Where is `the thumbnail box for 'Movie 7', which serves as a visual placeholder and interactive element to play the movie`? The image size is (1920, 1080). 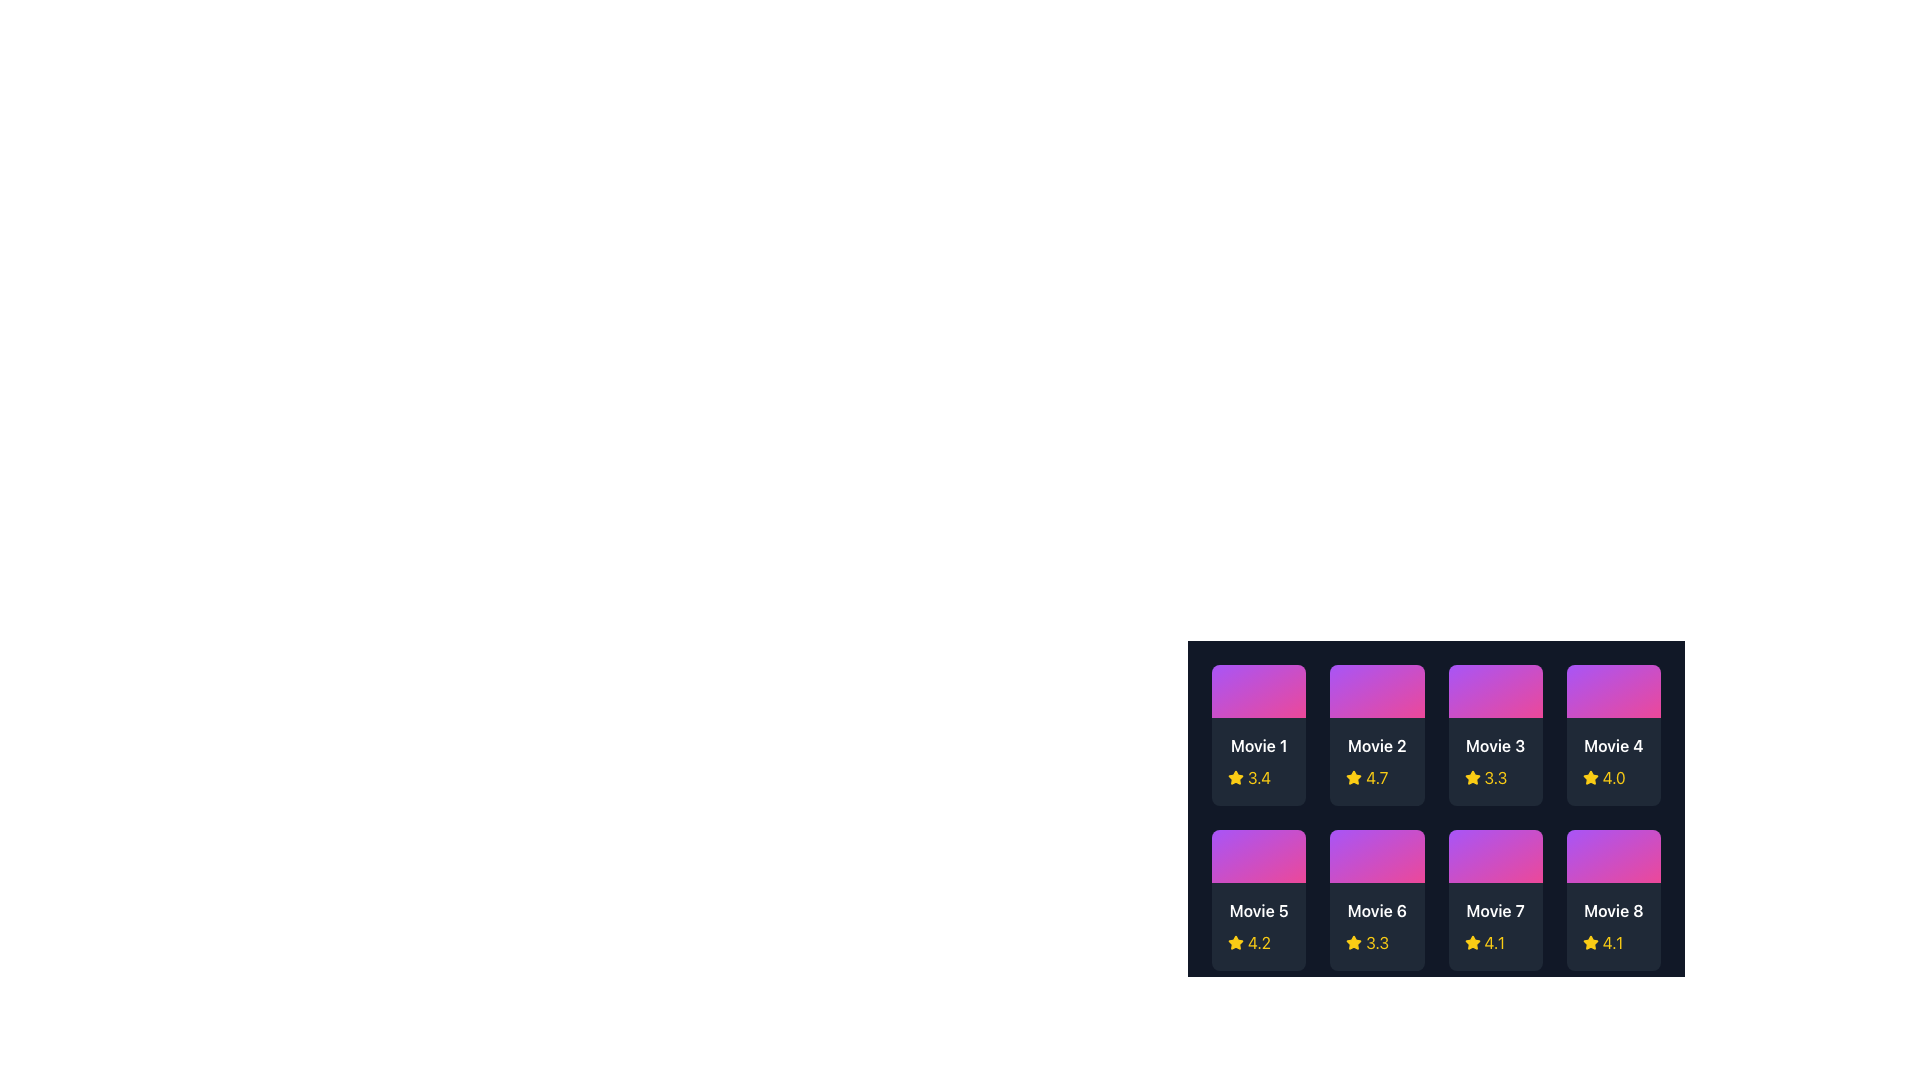 the thumbnail box for 'Movie 7', which serves as a visual placeholder and interactive element to play the movie is located at coordinates (1495, 855).